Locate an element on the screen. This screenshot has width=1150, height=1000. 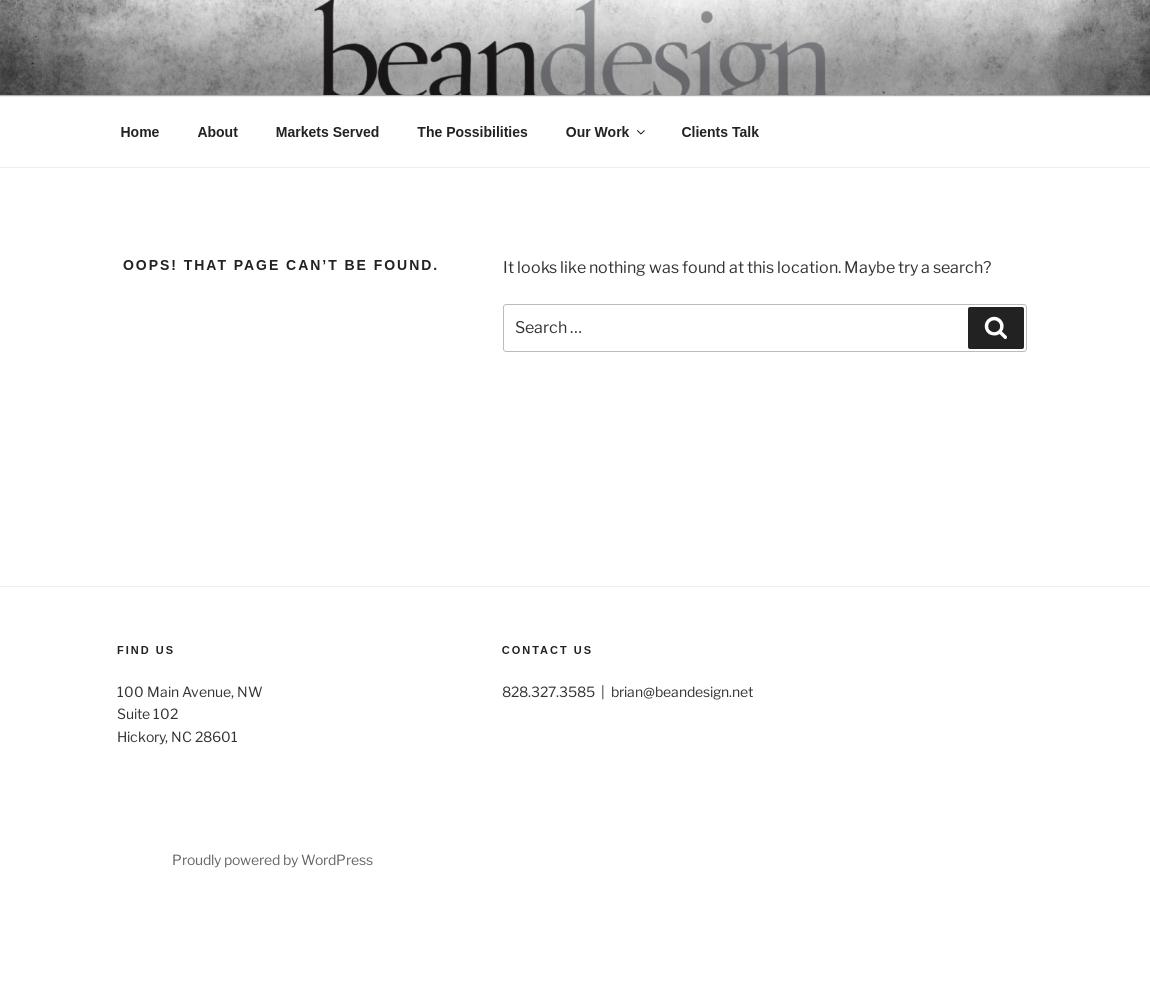
'100 Main Avenue, NW' is located at coordinates (188, 689).